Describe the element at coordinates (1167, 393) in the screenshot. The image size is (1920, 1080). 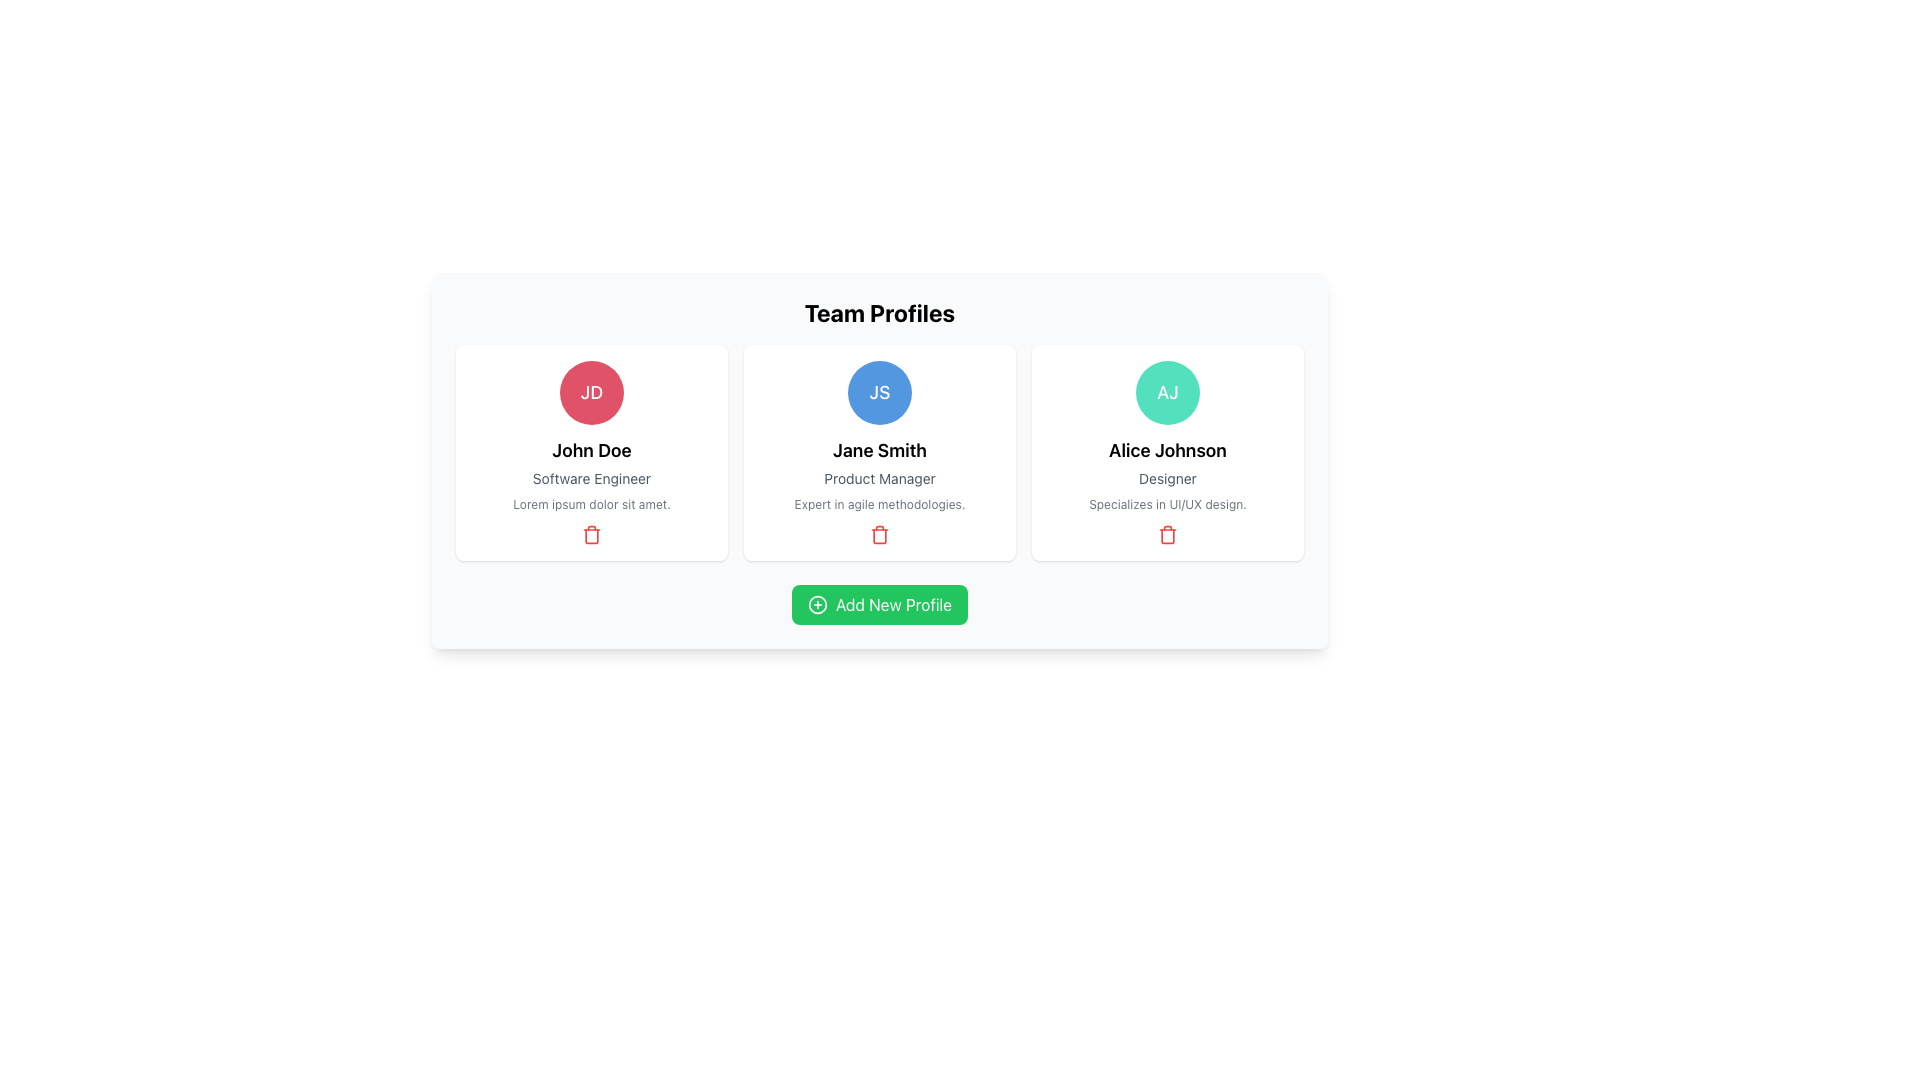
I see `the circular avatar representing Alice Johnson, which has the initials 'AJ' in white text on a teal background` at that location.